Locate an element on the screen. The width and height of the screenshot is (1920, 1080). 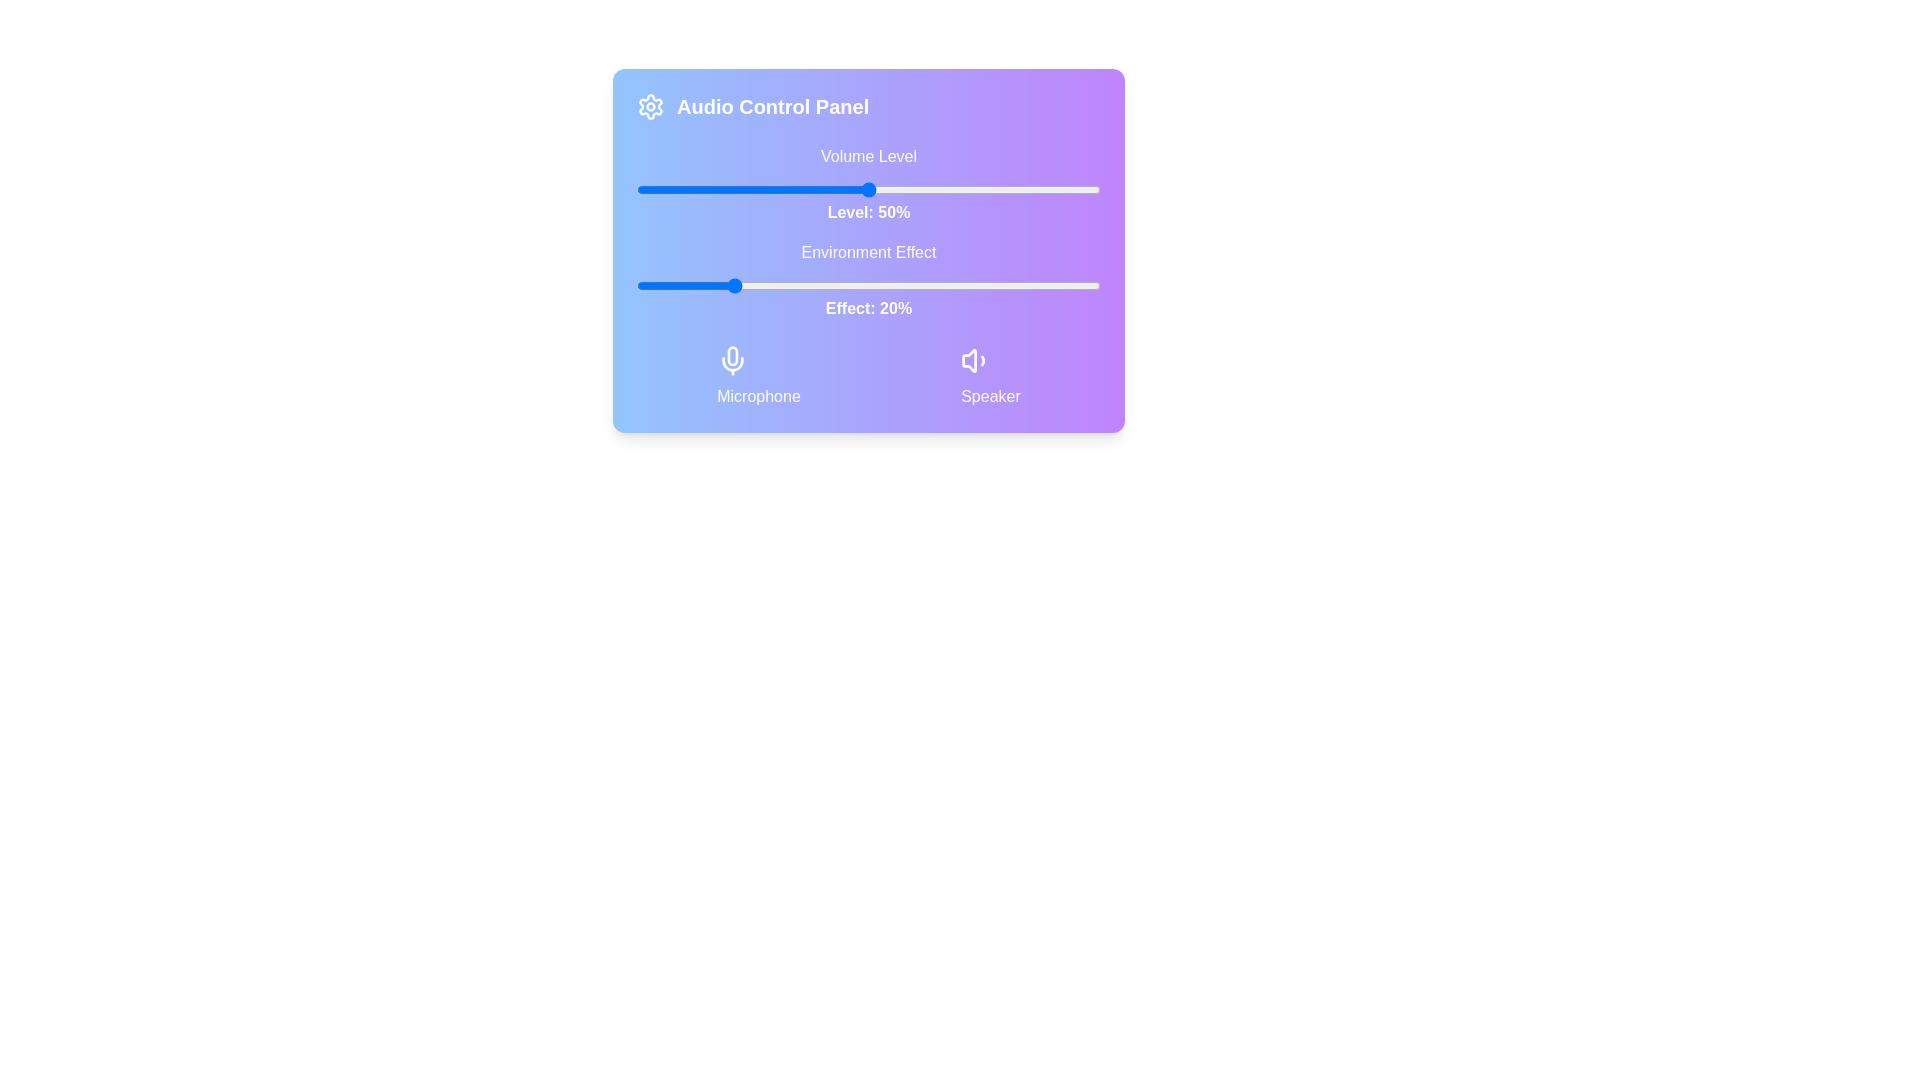
the volume slider to 5% is located at coordinates (660, 189).